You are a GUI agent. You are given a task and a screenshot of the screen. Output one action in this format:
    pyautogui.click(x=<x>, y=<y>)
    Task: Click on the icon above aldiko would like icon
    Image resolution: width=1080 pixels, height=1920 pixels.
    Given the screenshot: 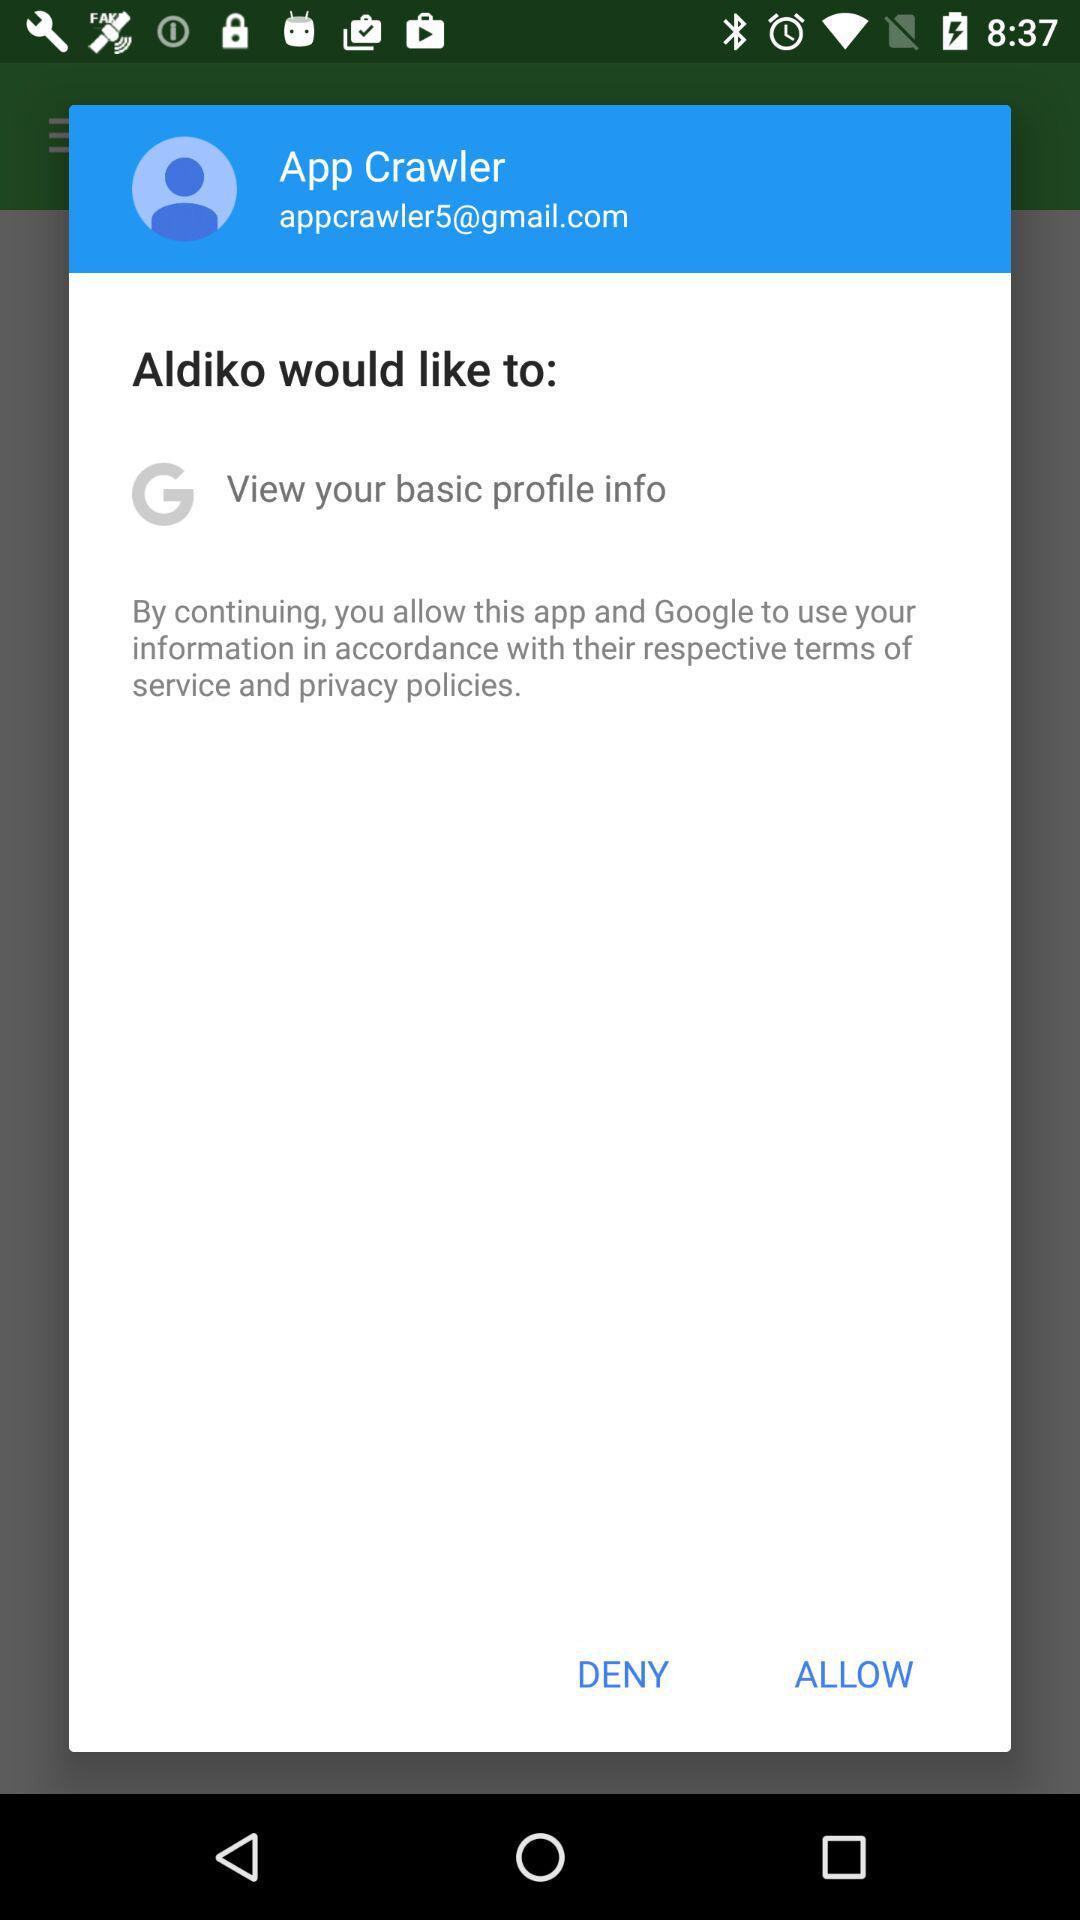 What is the action you would take?
    pyautogui.click(x=184, y=188)
    